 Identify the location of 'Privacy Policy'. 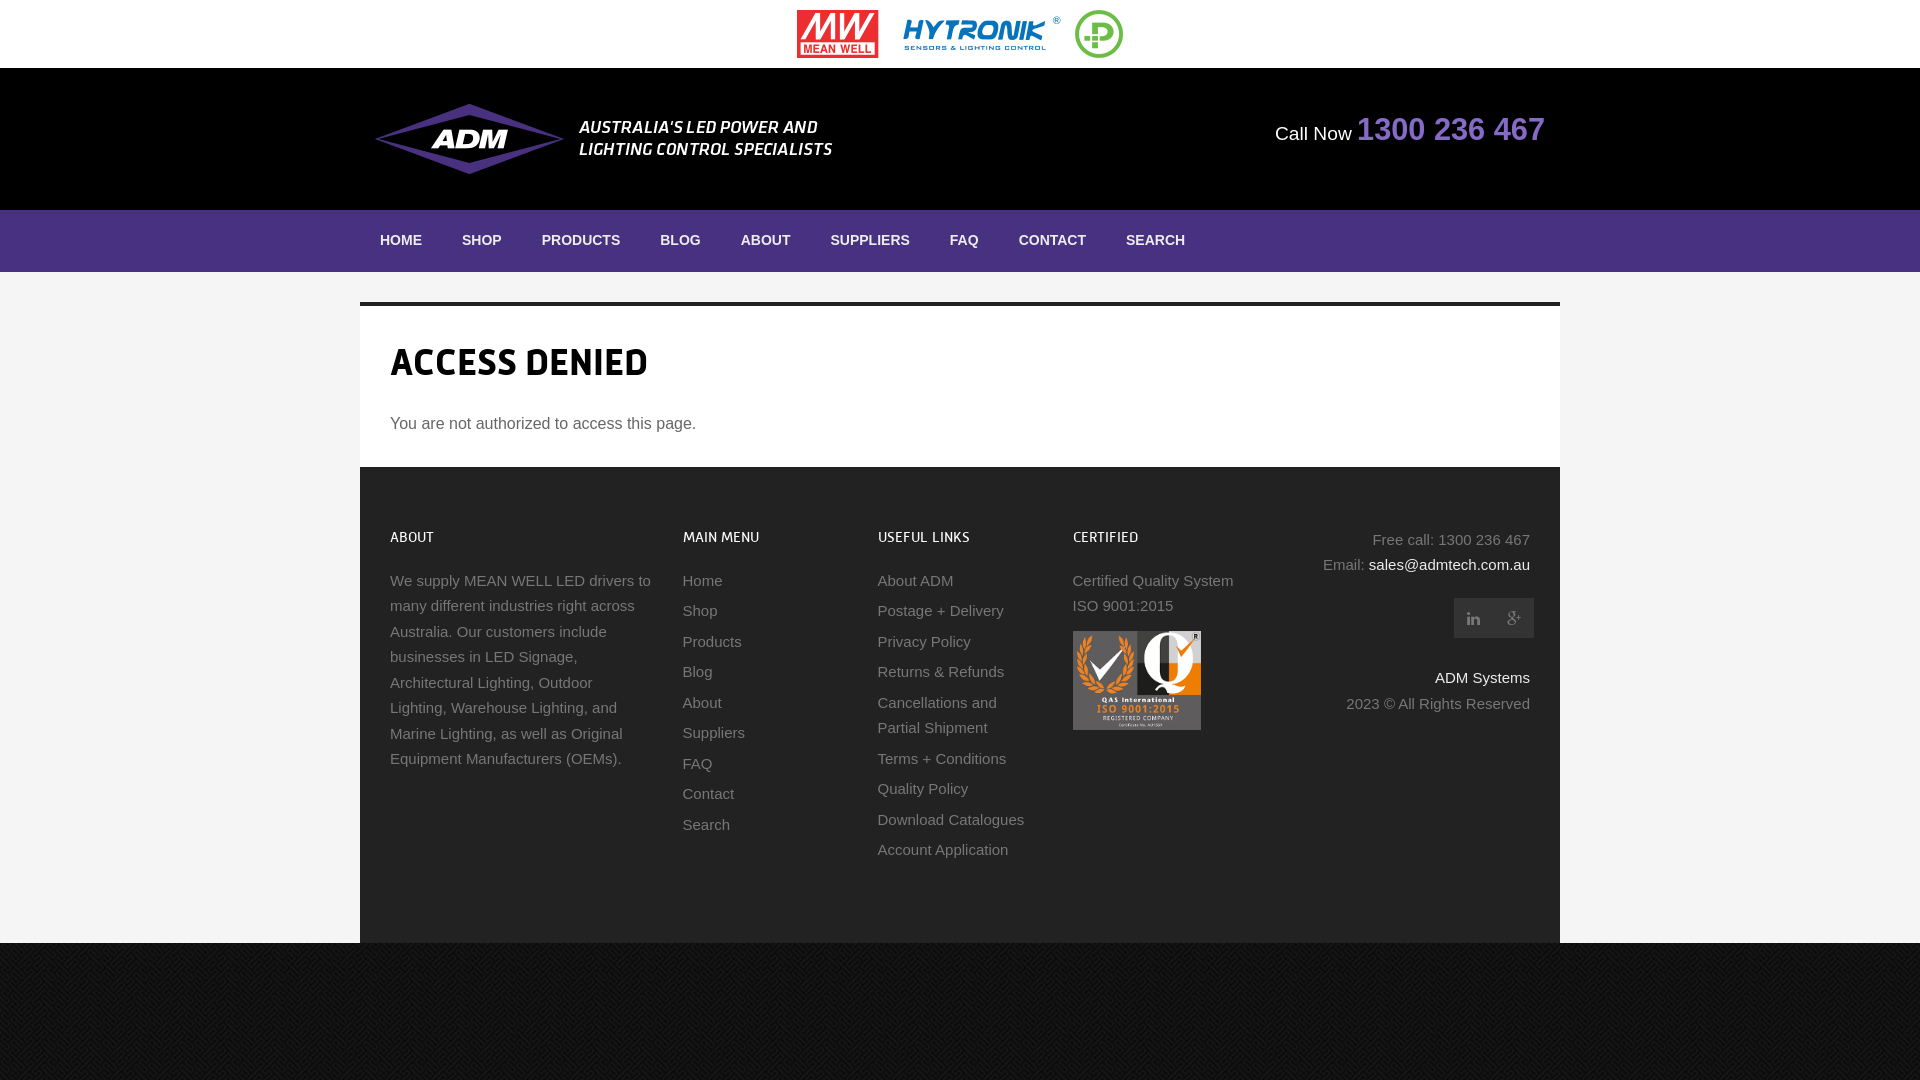
(923, 641).